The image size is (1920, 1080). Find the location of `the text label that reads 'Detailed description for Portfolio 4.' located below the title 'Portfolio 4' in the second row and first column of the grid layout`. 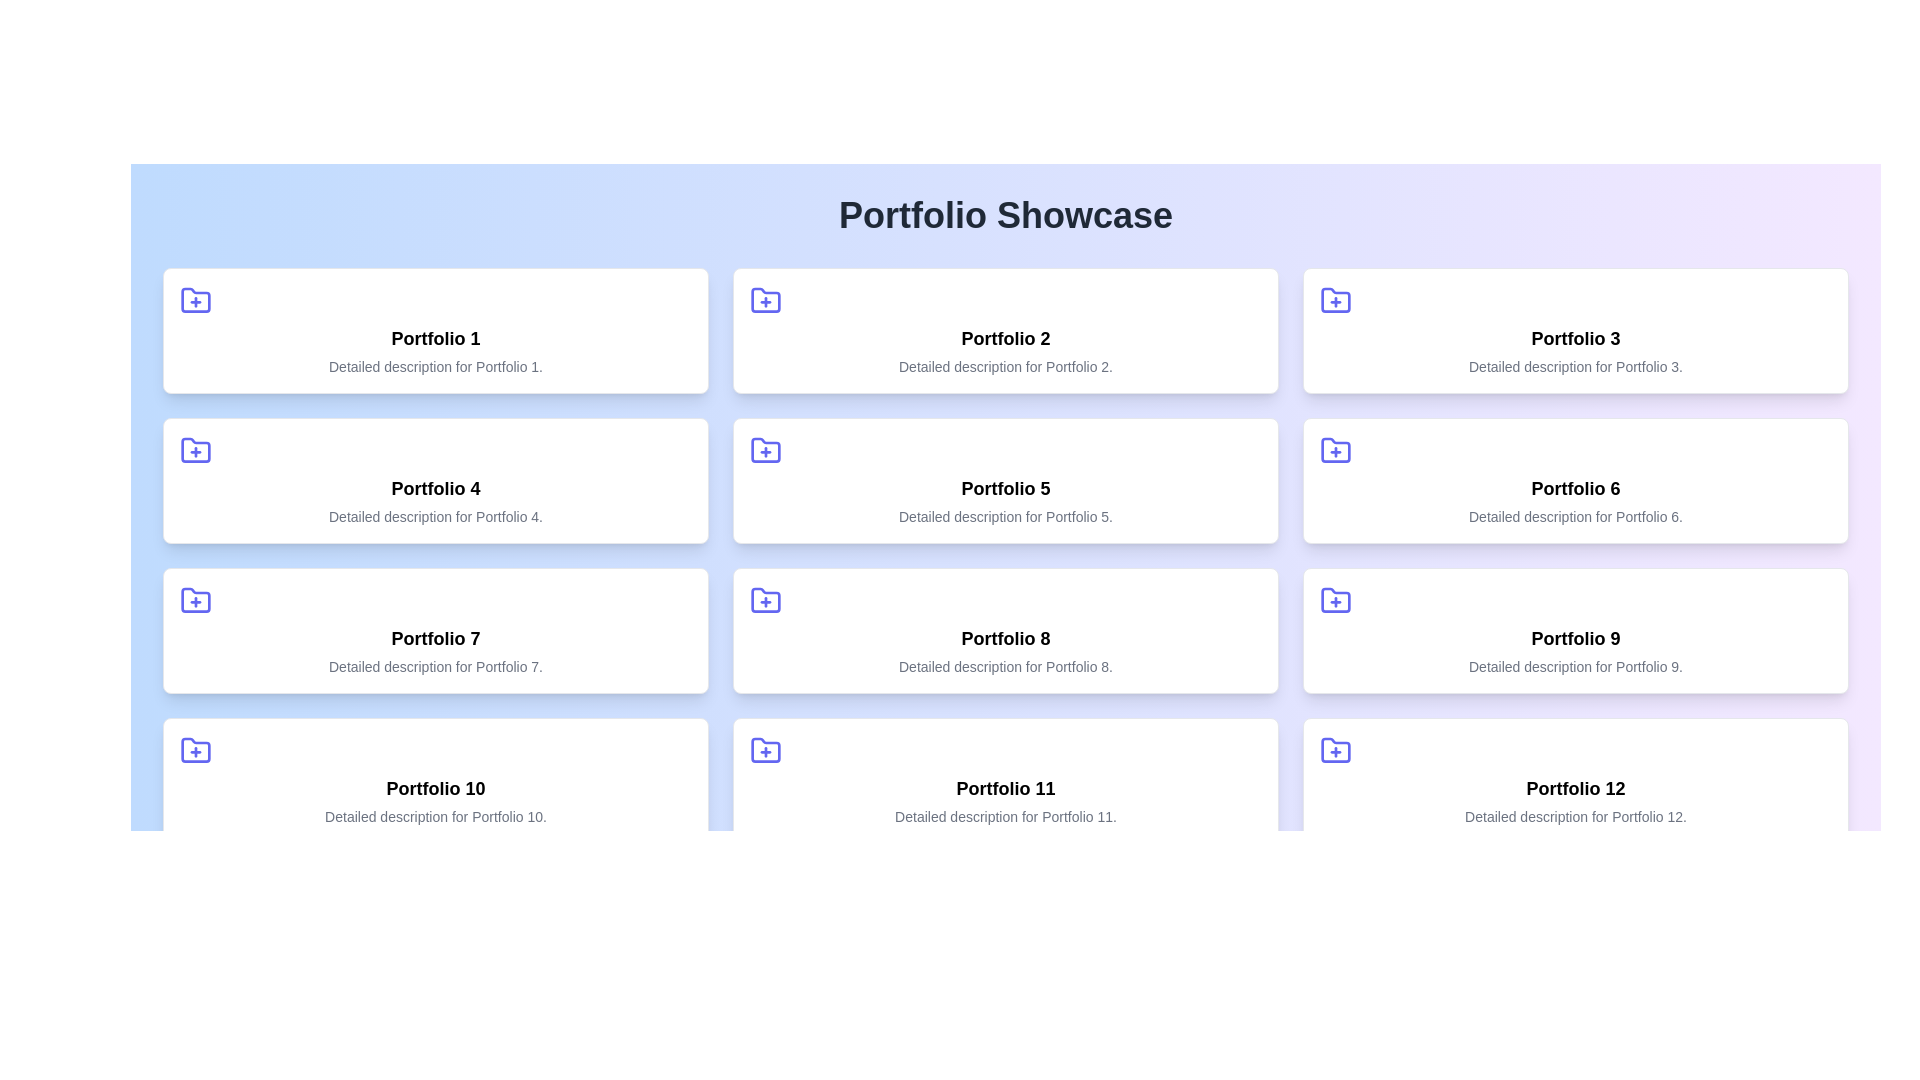

the text label that reads 'Detailed description for Portfolio 4.' located below the title 'Portfolio 4' in the second row and first column of the grid layout is located at coordinates (435, 515).